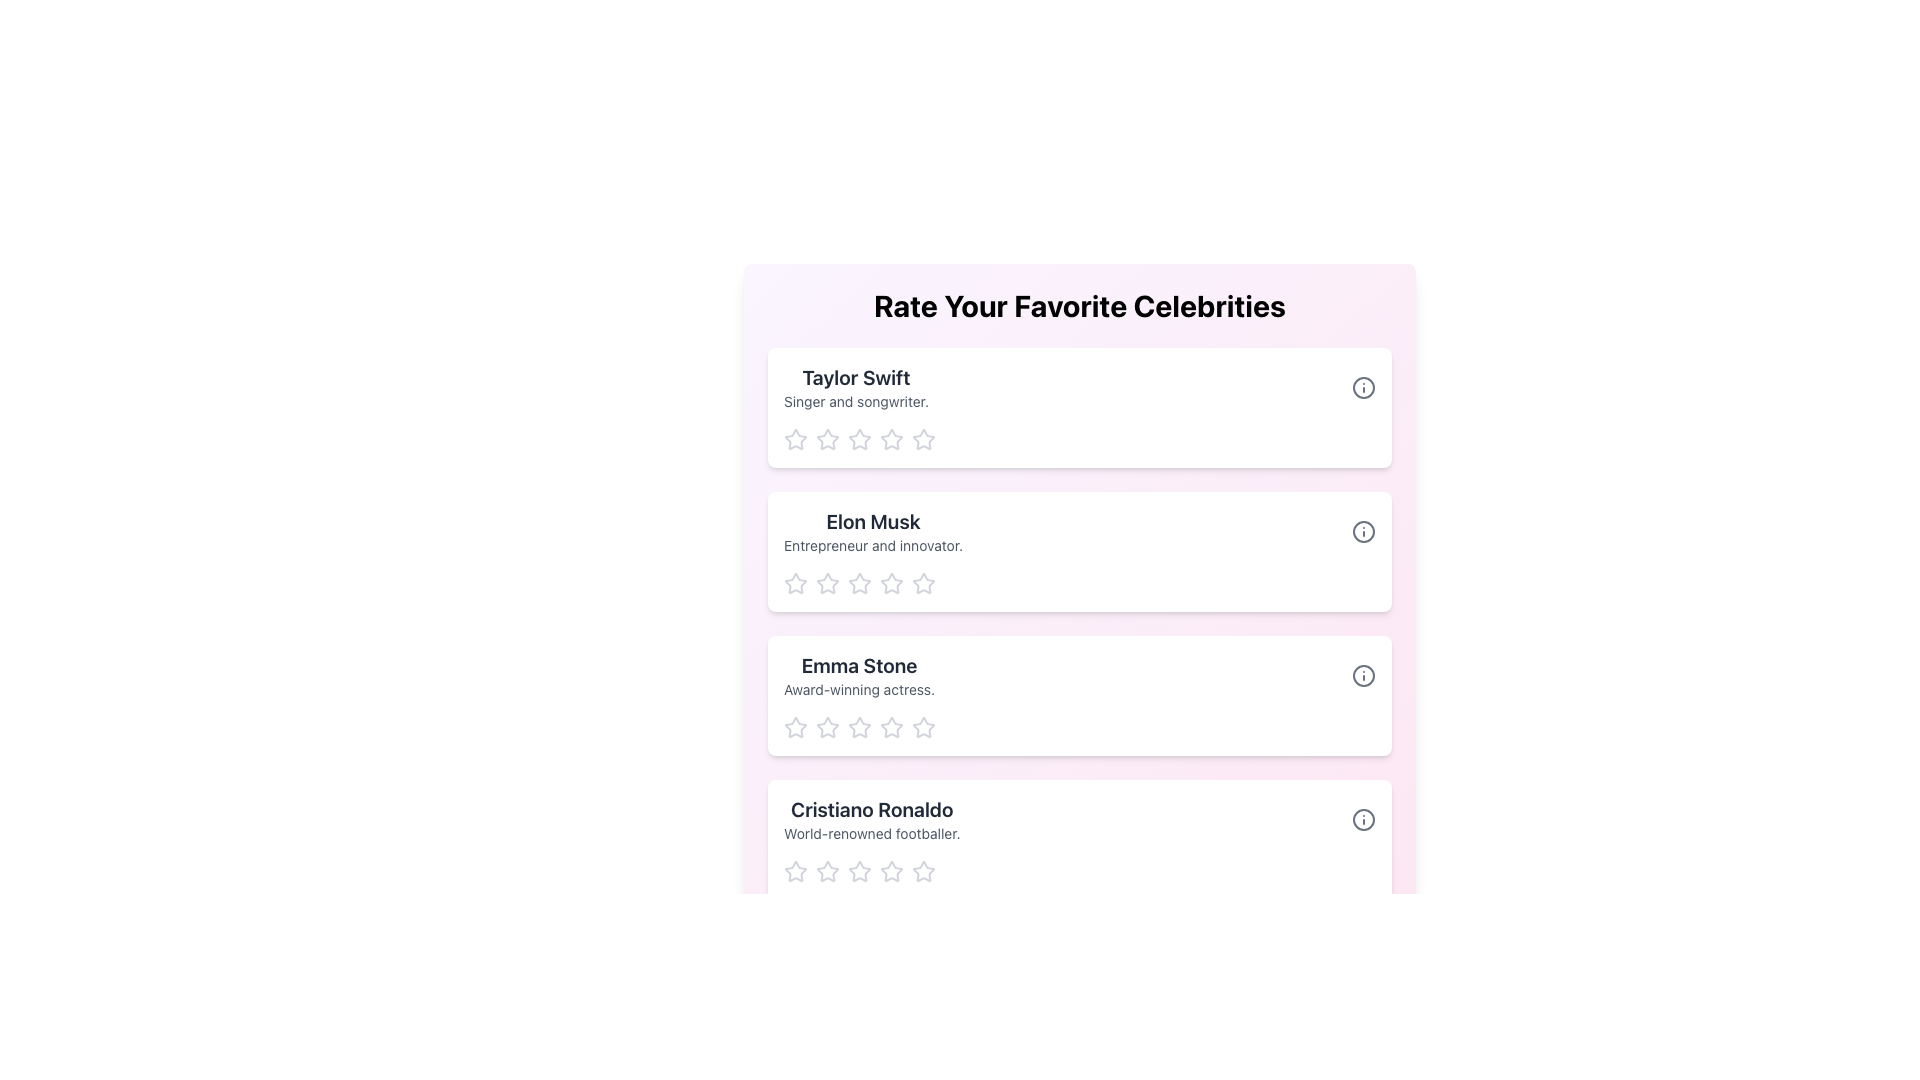 This screenshot has width=1920, height=1080. Describe the element at coordinates (923, 438) in the screenshot. I see `the fifth star icon` at that location.